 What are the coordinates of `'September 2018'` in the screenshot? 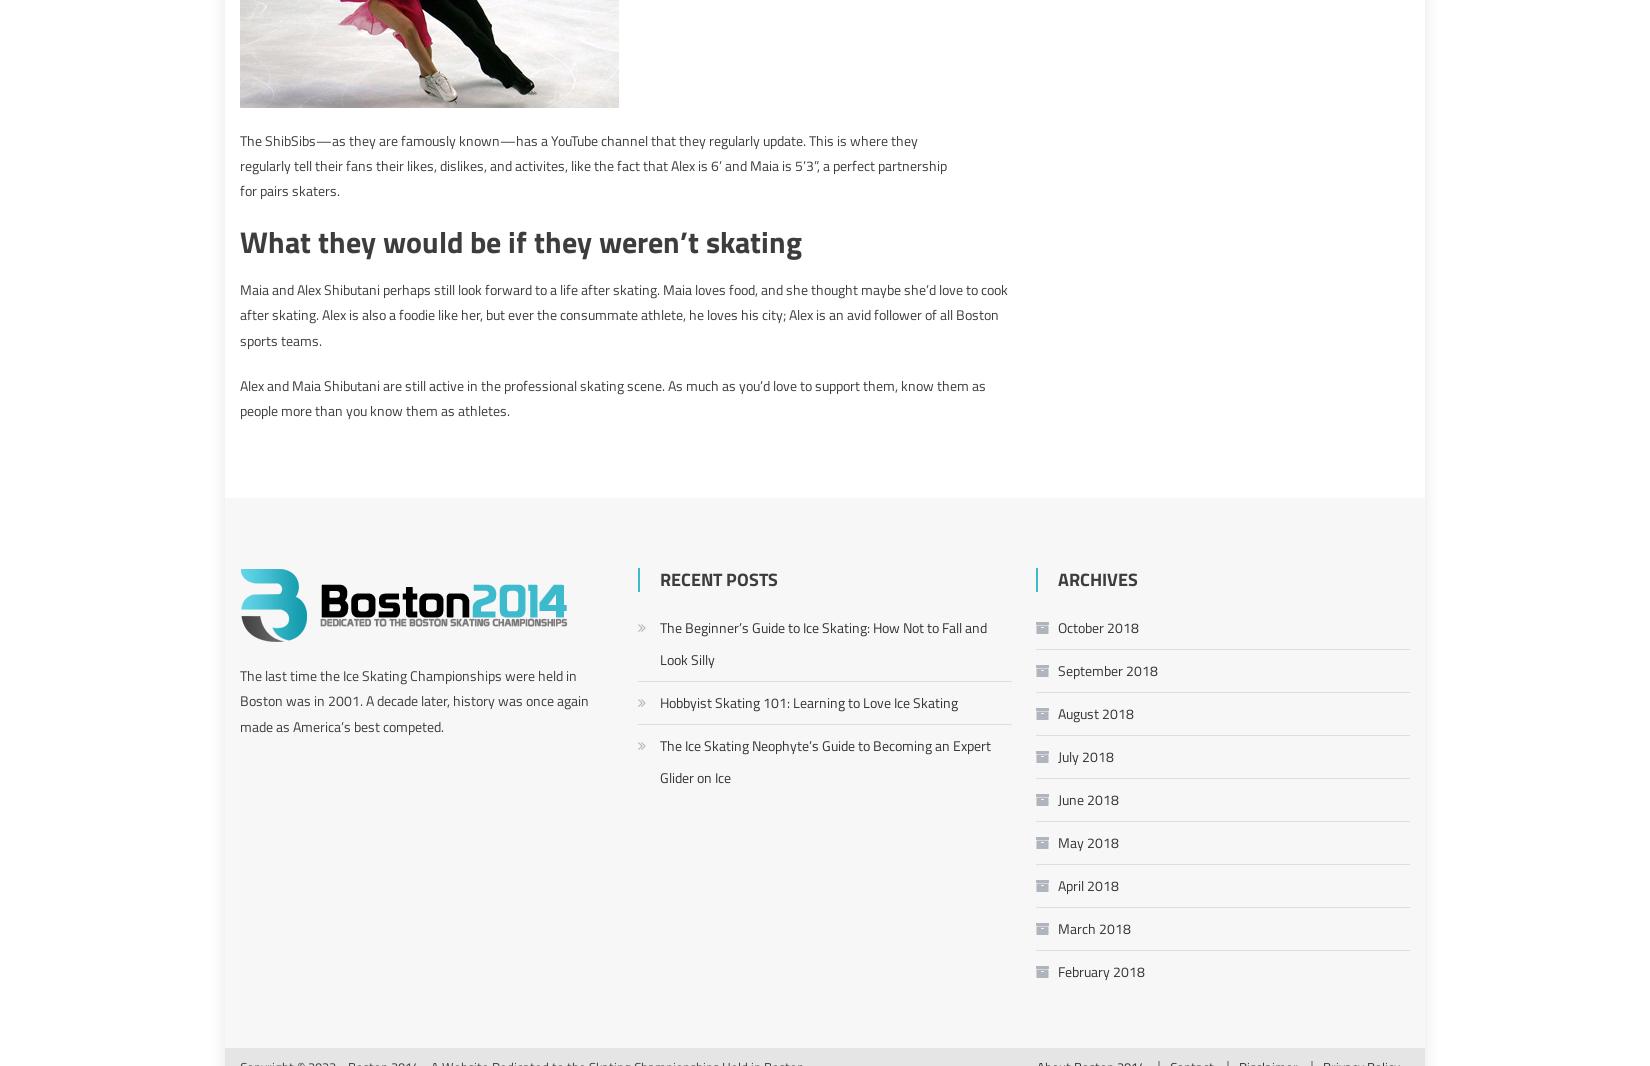 It's located at (1106, 668).